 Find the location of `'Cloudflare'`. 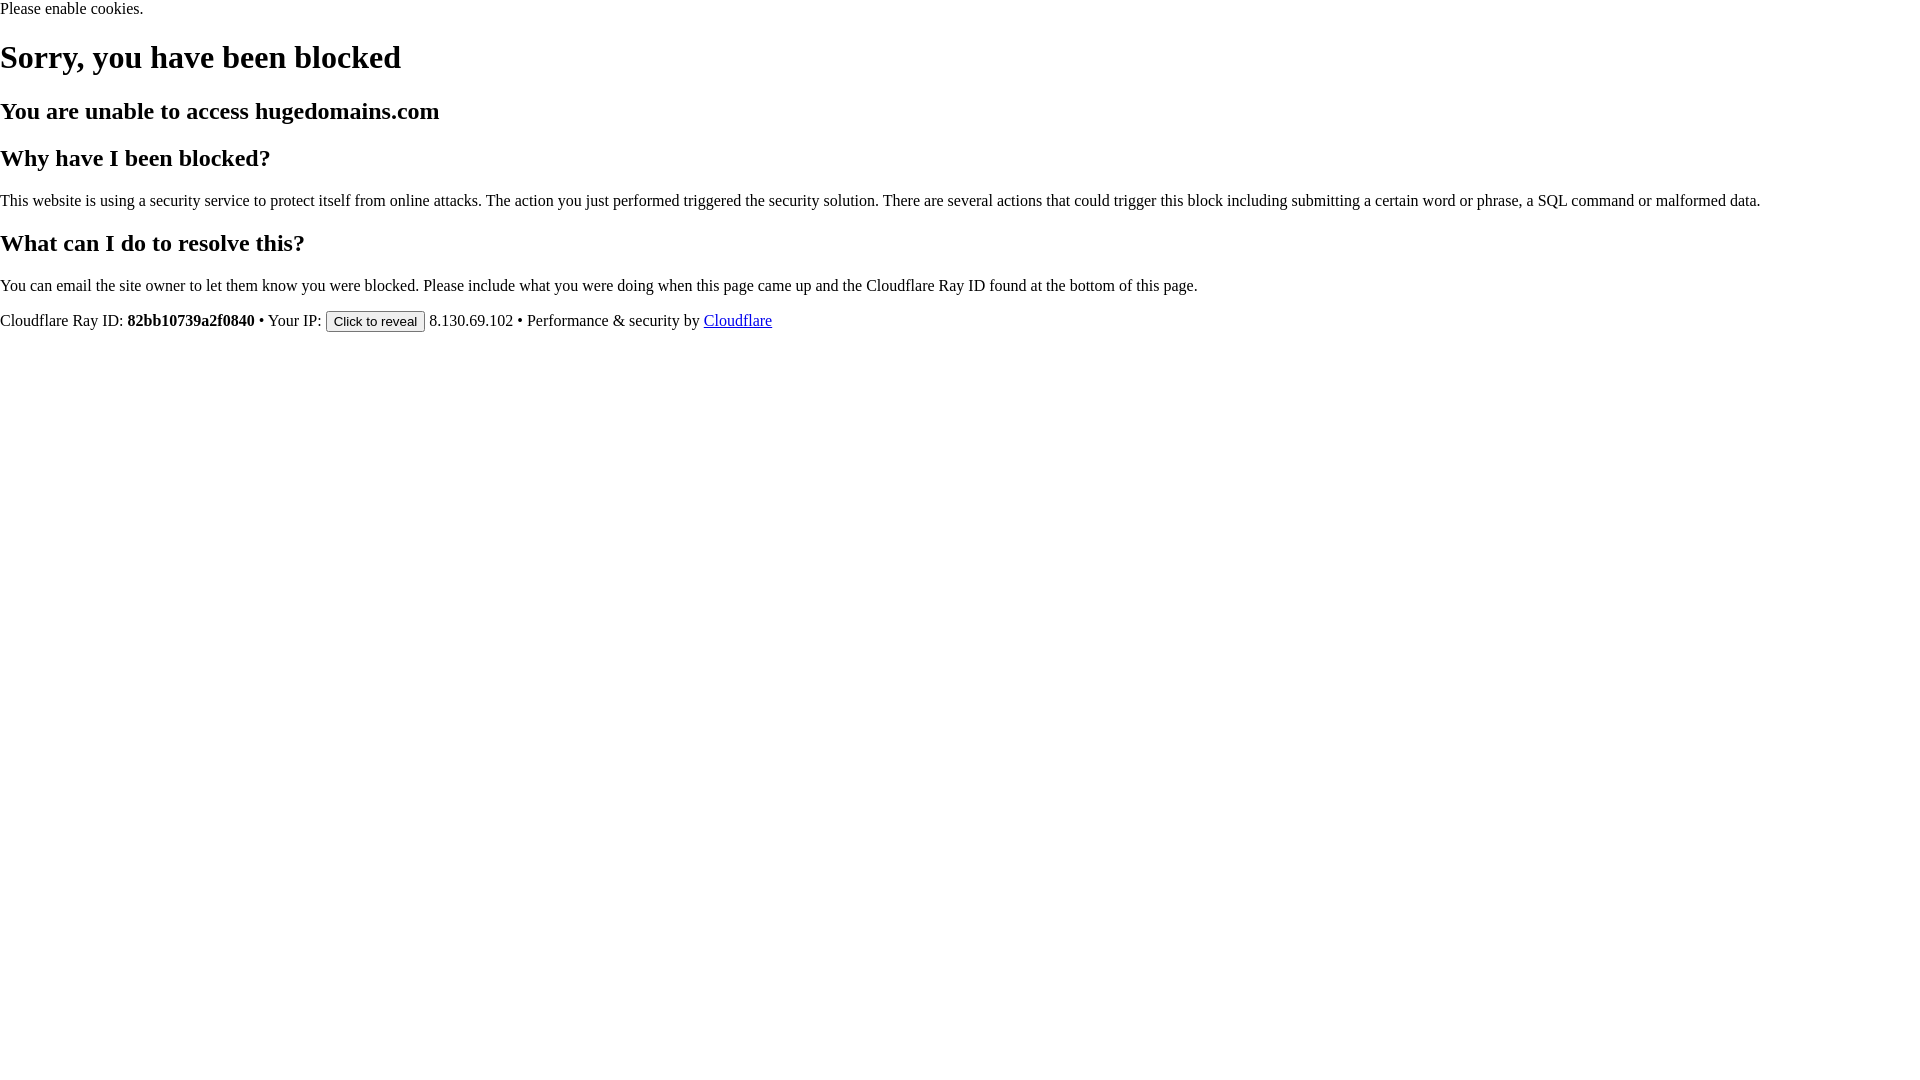

'Cloudflare' is located at coordinates (737, 319).